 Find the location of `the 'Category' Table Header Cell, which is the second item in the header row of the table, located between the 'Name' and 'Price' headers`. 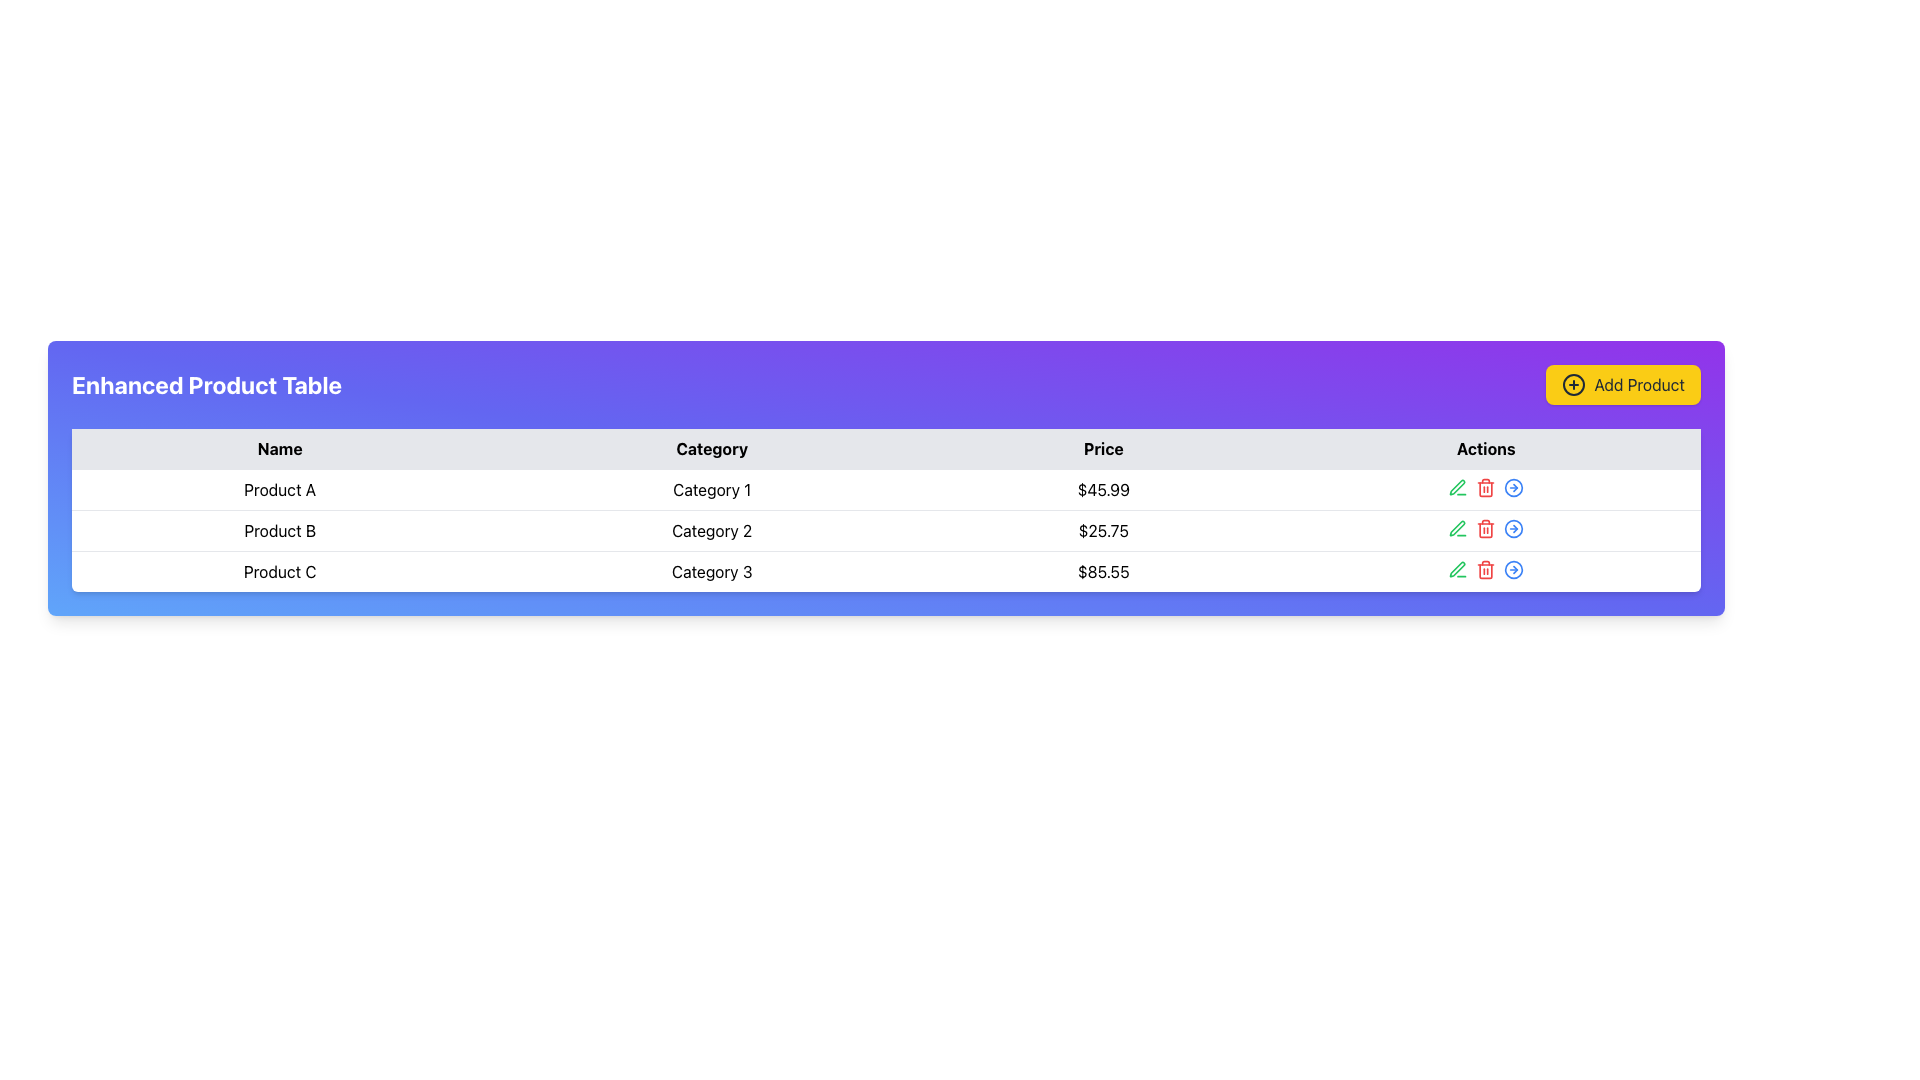

the 'Category' Table Header Cell, which is the second item in the header row of the table, located between the 'Name' and 'Price' headers is located at coordinates (712, 448).